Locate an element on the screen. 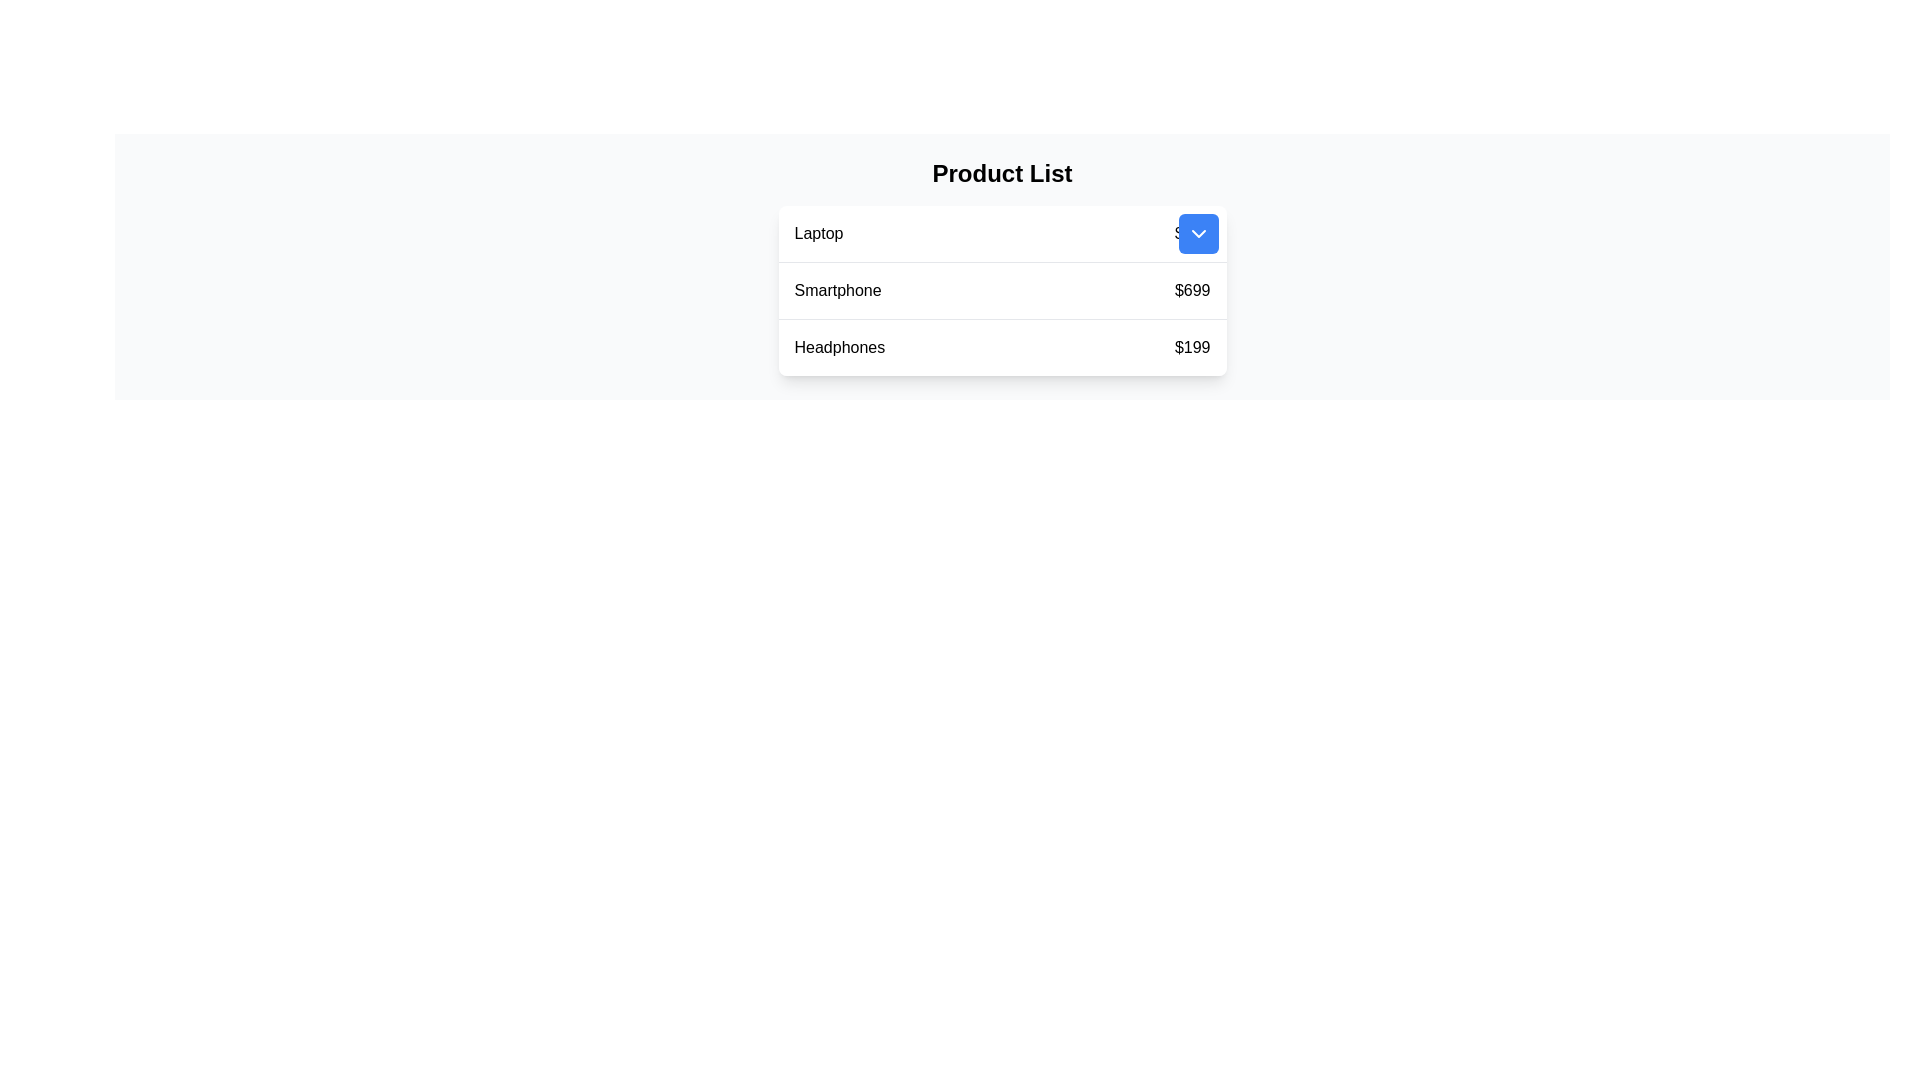 Image resolution: width=1920 pixels, height=1080 pixels. the selectable item in the product list representing the 'Smartphone' priced at $699, which is located as the second item in the list is located at coordinates (1002, 291).